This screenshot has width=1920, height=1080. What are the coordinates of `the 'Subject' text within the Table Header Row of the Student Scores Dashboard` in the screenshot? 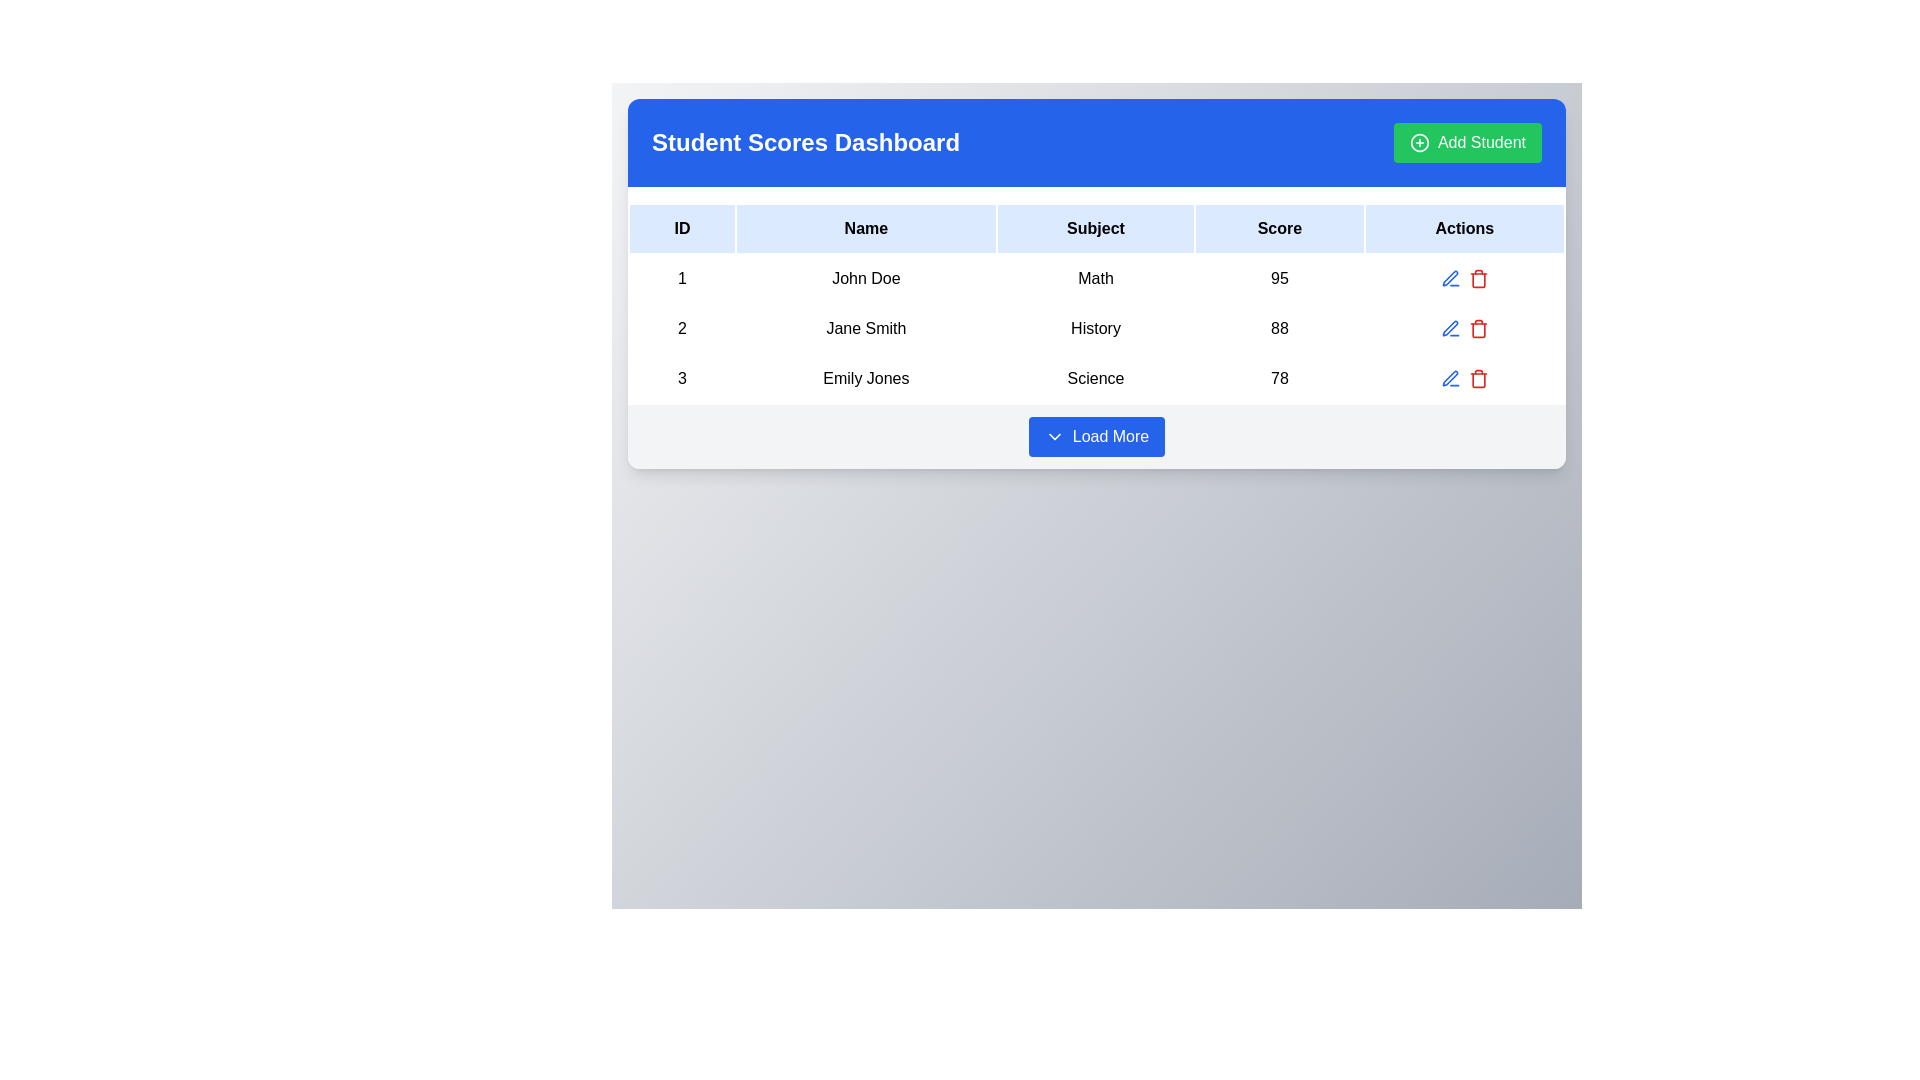 It's located at (1096, 227).